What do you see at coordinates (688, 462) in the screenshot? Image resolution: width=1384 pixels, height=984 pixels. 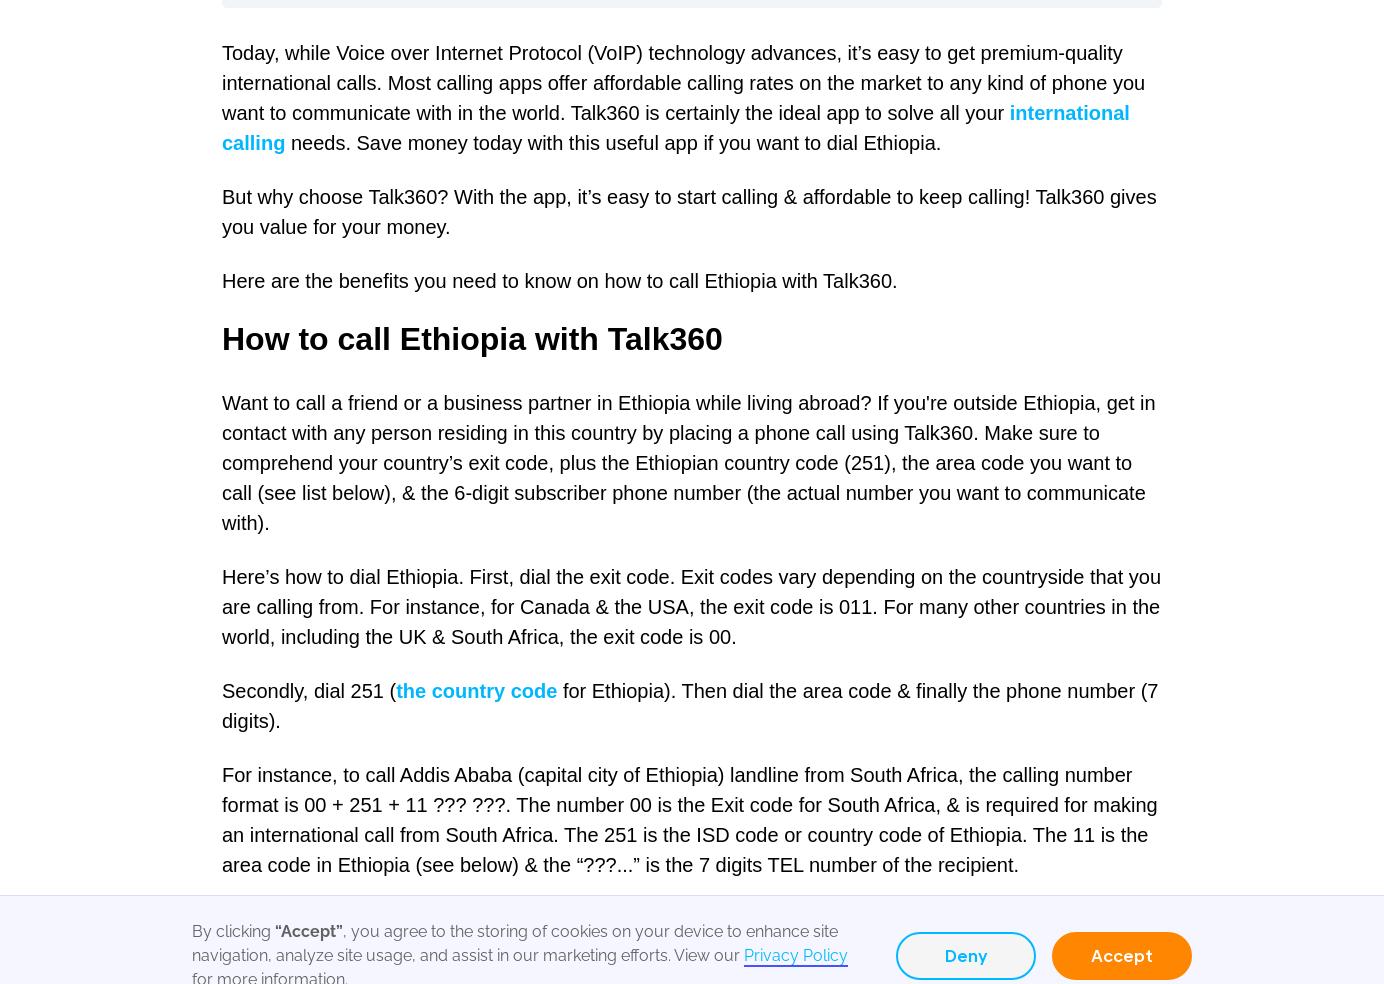 I see `'Want to call a friend or a business partner in Ethiopia while living abroad? If you're outside Ethiopia, get in contact with any person residing in this country by placing a phone call using Talk360. Make sure to comprehend your country’s exit code, plus the Ethiopian country code (251), the area code you want to call (see list below), & the 6-digit subscriber phone number (the actual number you want to communicate with).'` at bounding box center [688, 462].